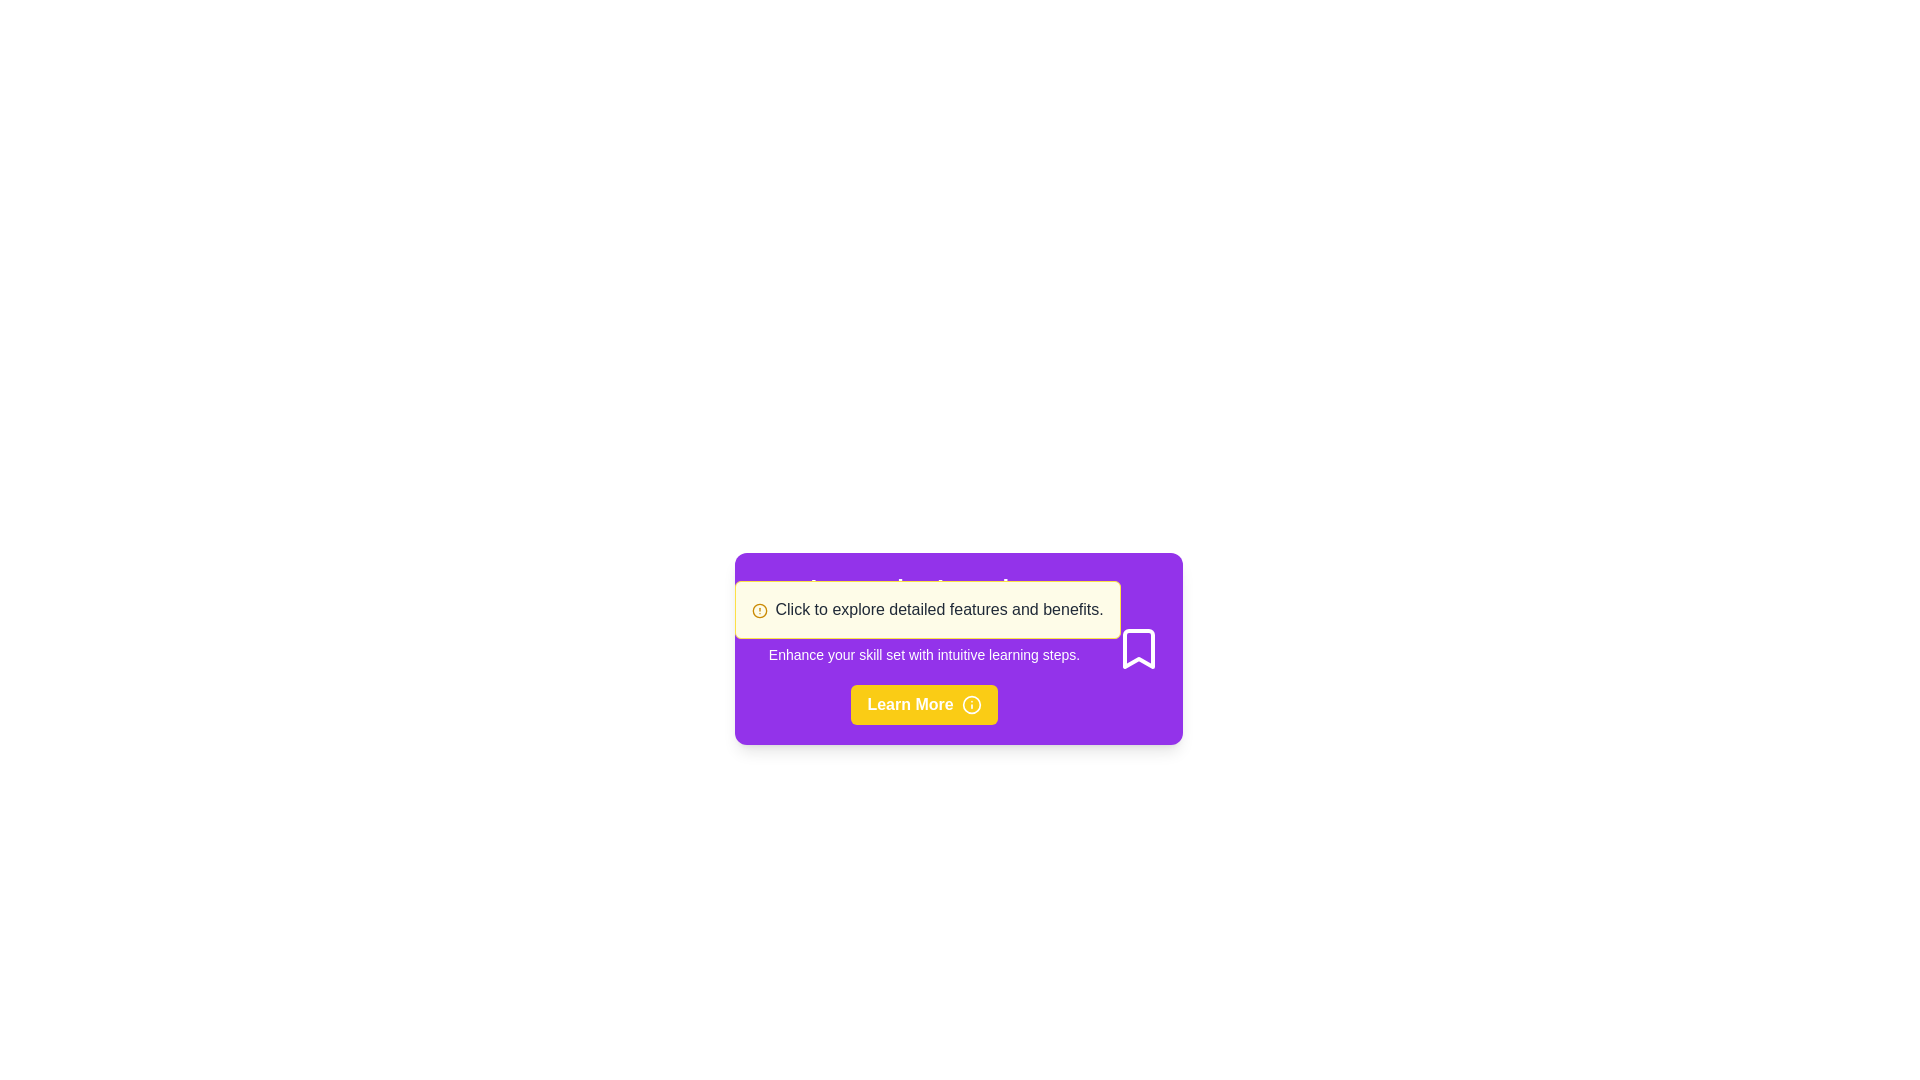  I want to click on text paragraph styled in small font, bright white color against a purple background, located below the title 'Interactive Learning Assistant' and above the 'Learn More' button, so click(923, 655).